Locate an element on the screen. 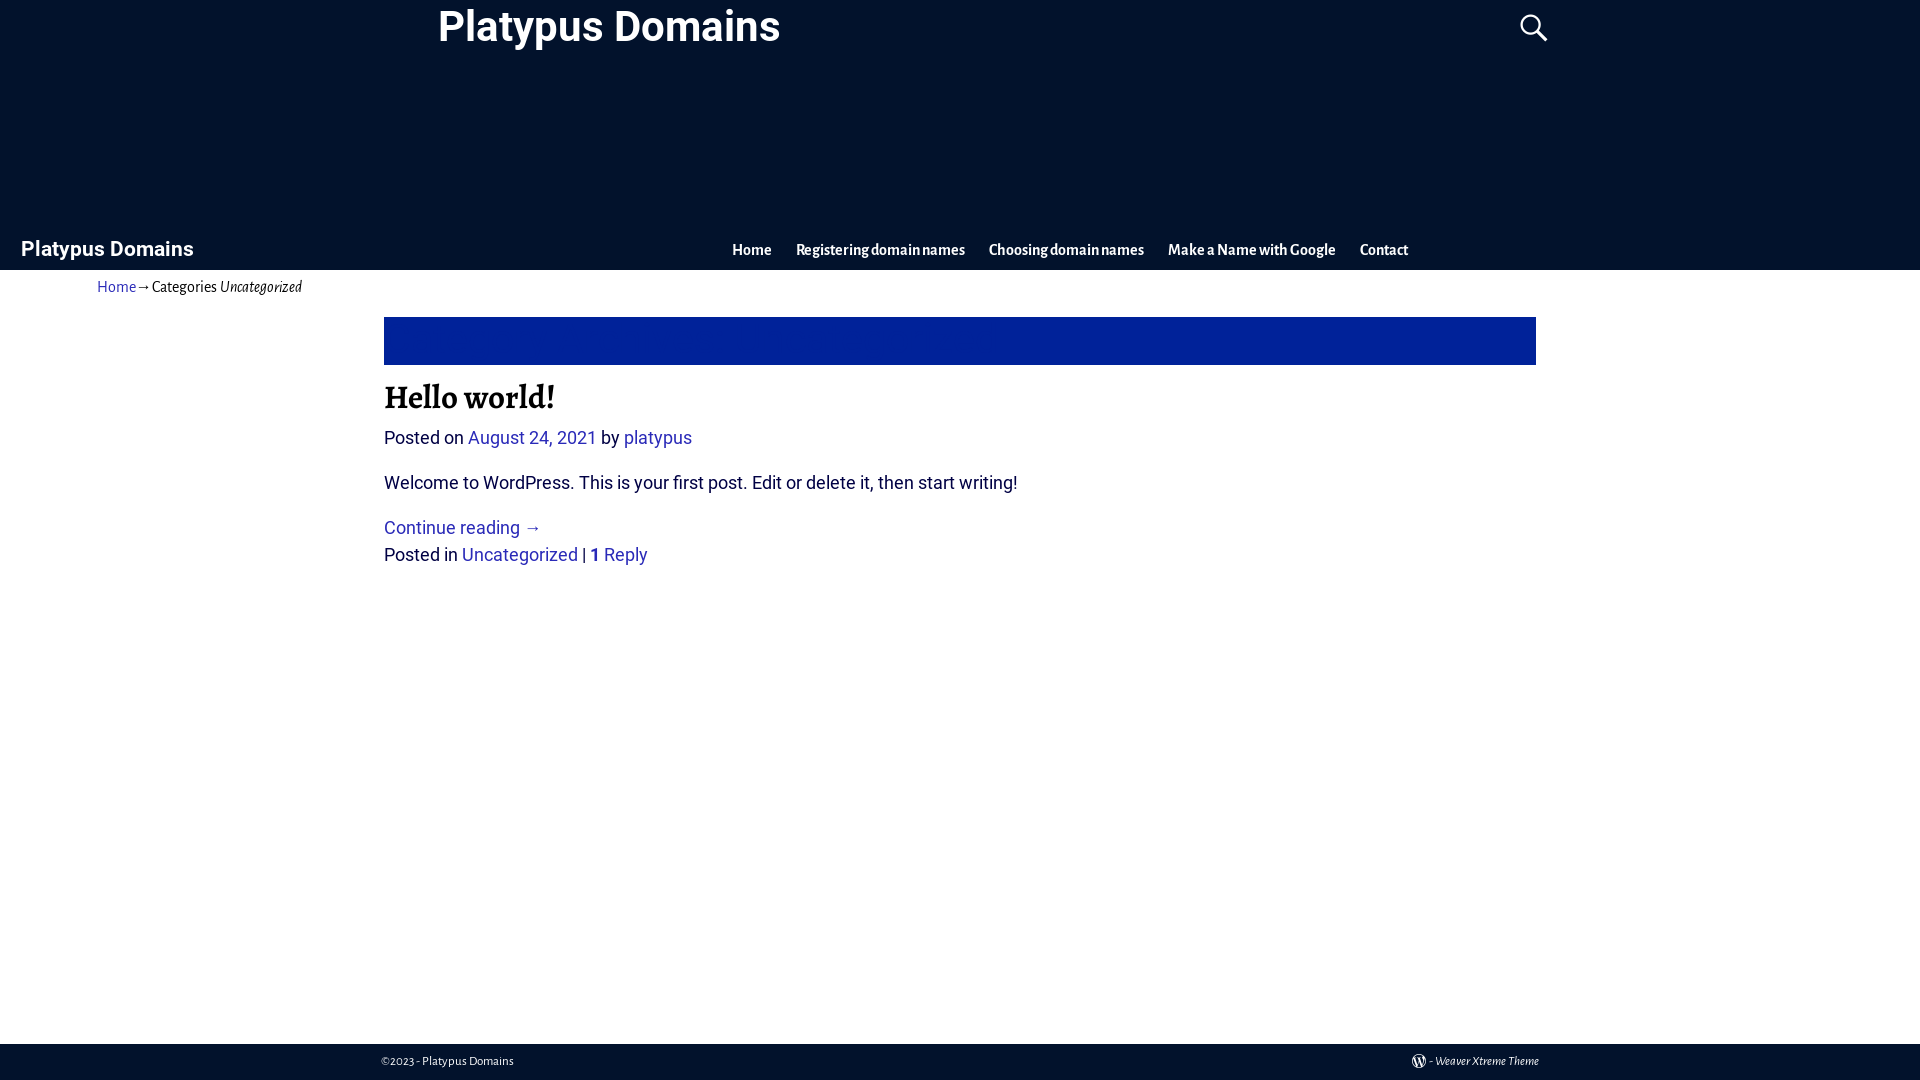 This screenshot has width=1920, height=1080. '-' is located at coordinates (1410, 1060).